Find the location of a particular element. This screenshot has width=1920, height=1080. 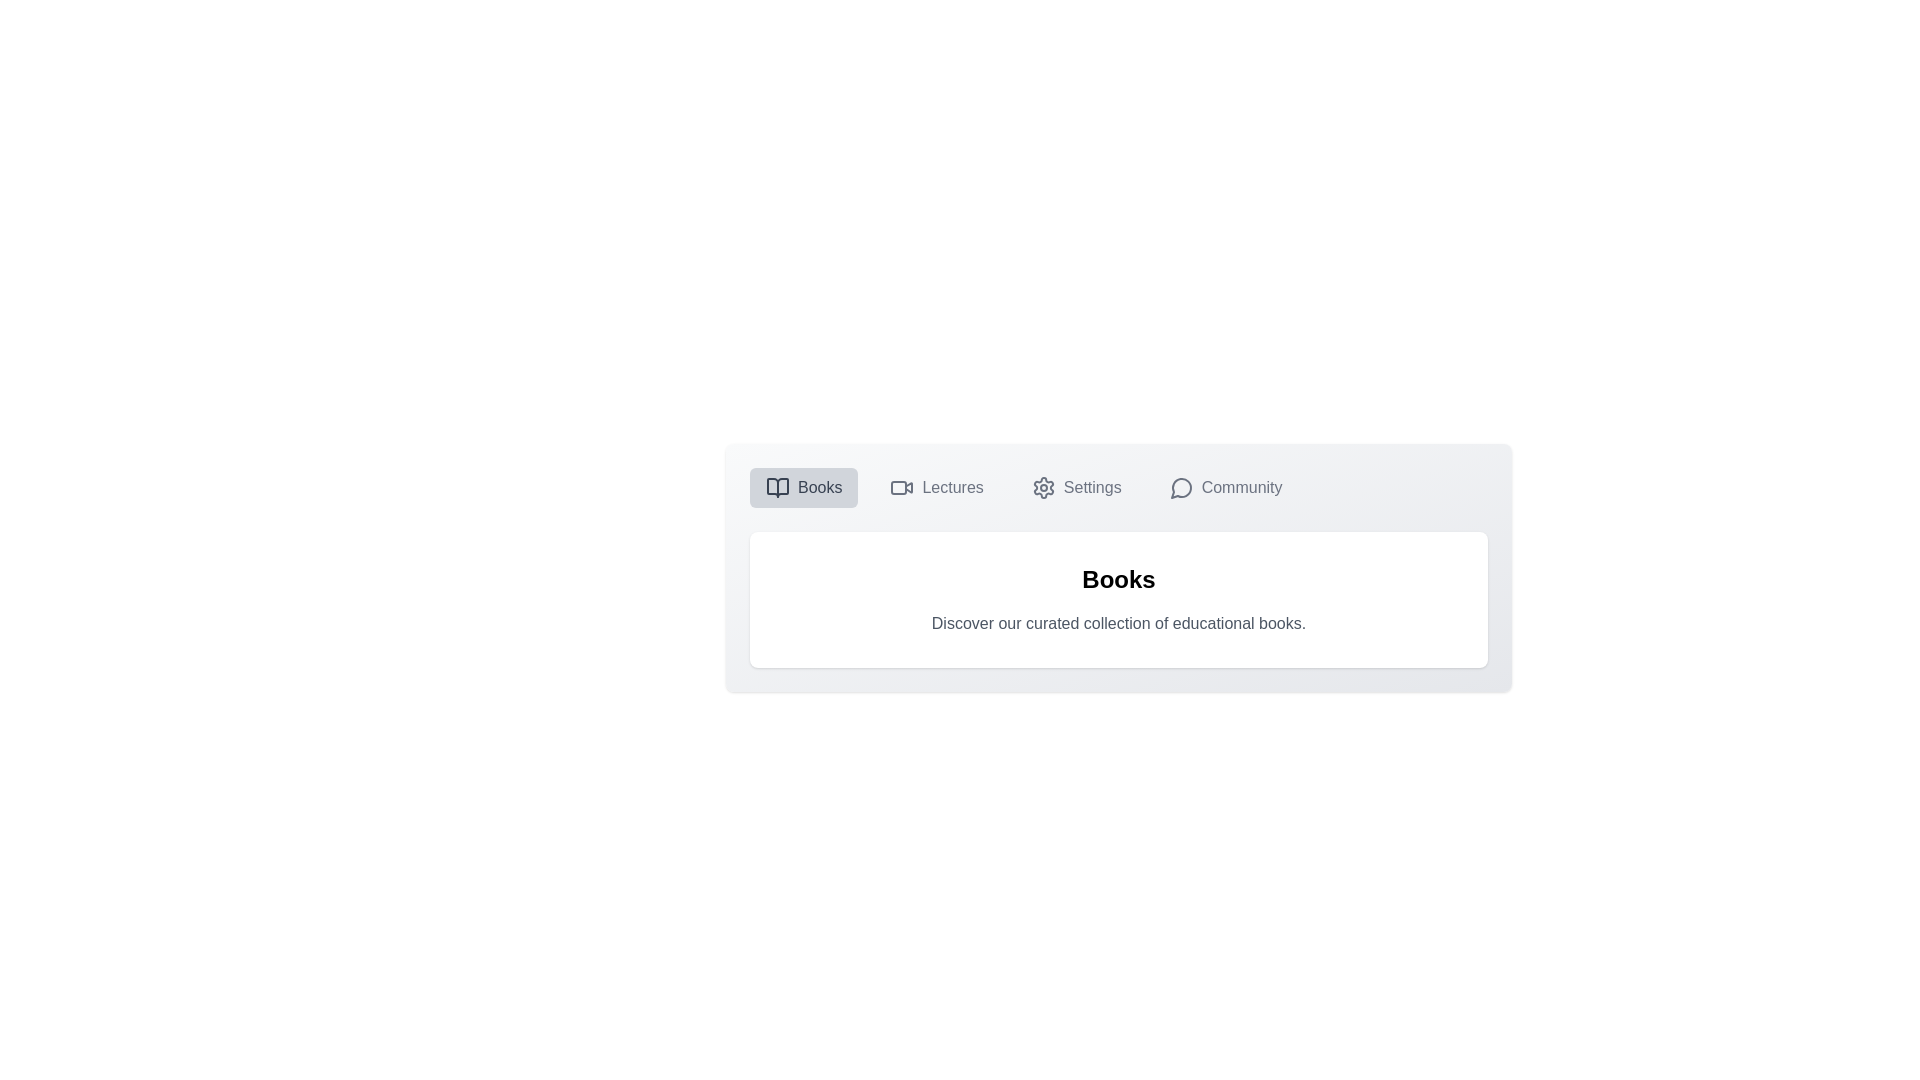

the Books tab to view its content is located at coordinates (804, 488).